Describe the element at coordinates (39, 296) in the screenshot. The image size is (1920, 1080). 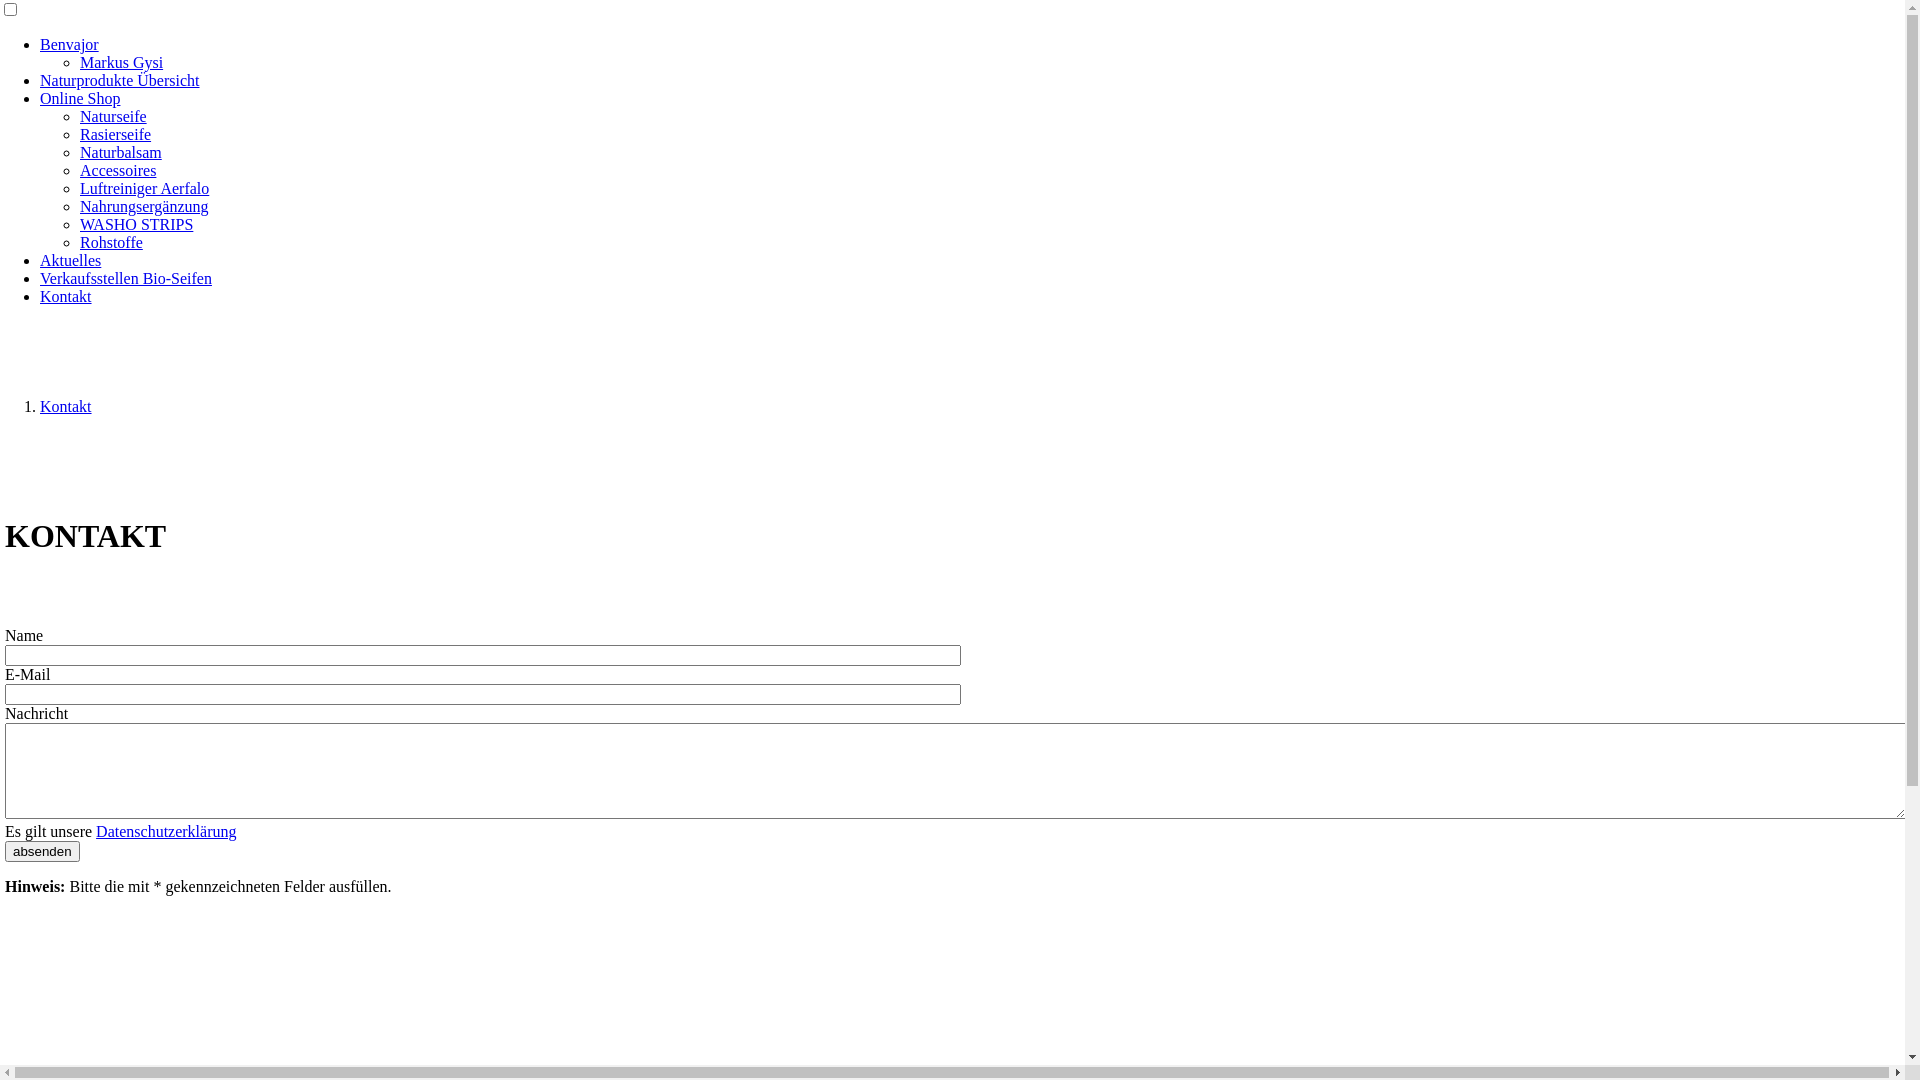
I see `'Kontakt'` at that location.